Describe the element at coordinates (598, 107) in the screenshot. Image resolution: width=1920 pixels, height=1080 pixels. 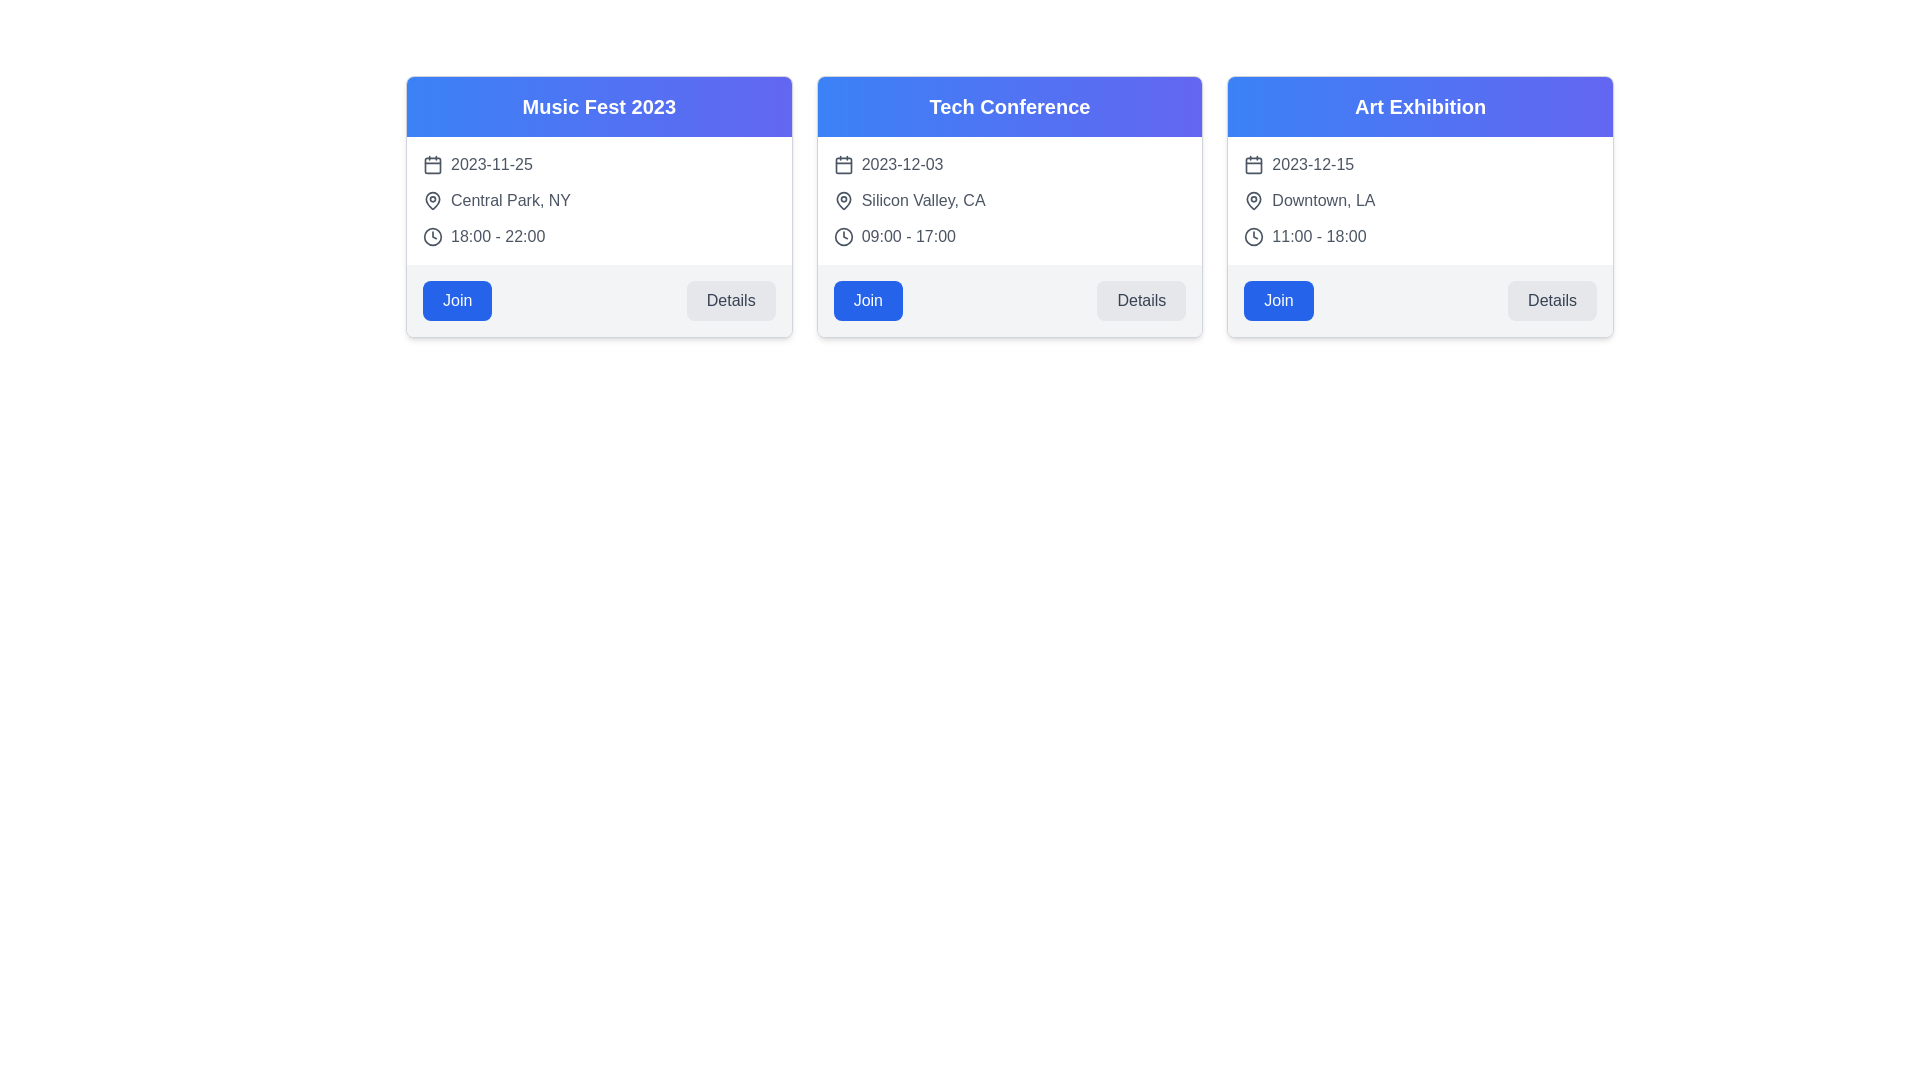
I see `the title banner of the event, which is the topmost section of the first card in a series of three horizontally aligned cards` at that location.